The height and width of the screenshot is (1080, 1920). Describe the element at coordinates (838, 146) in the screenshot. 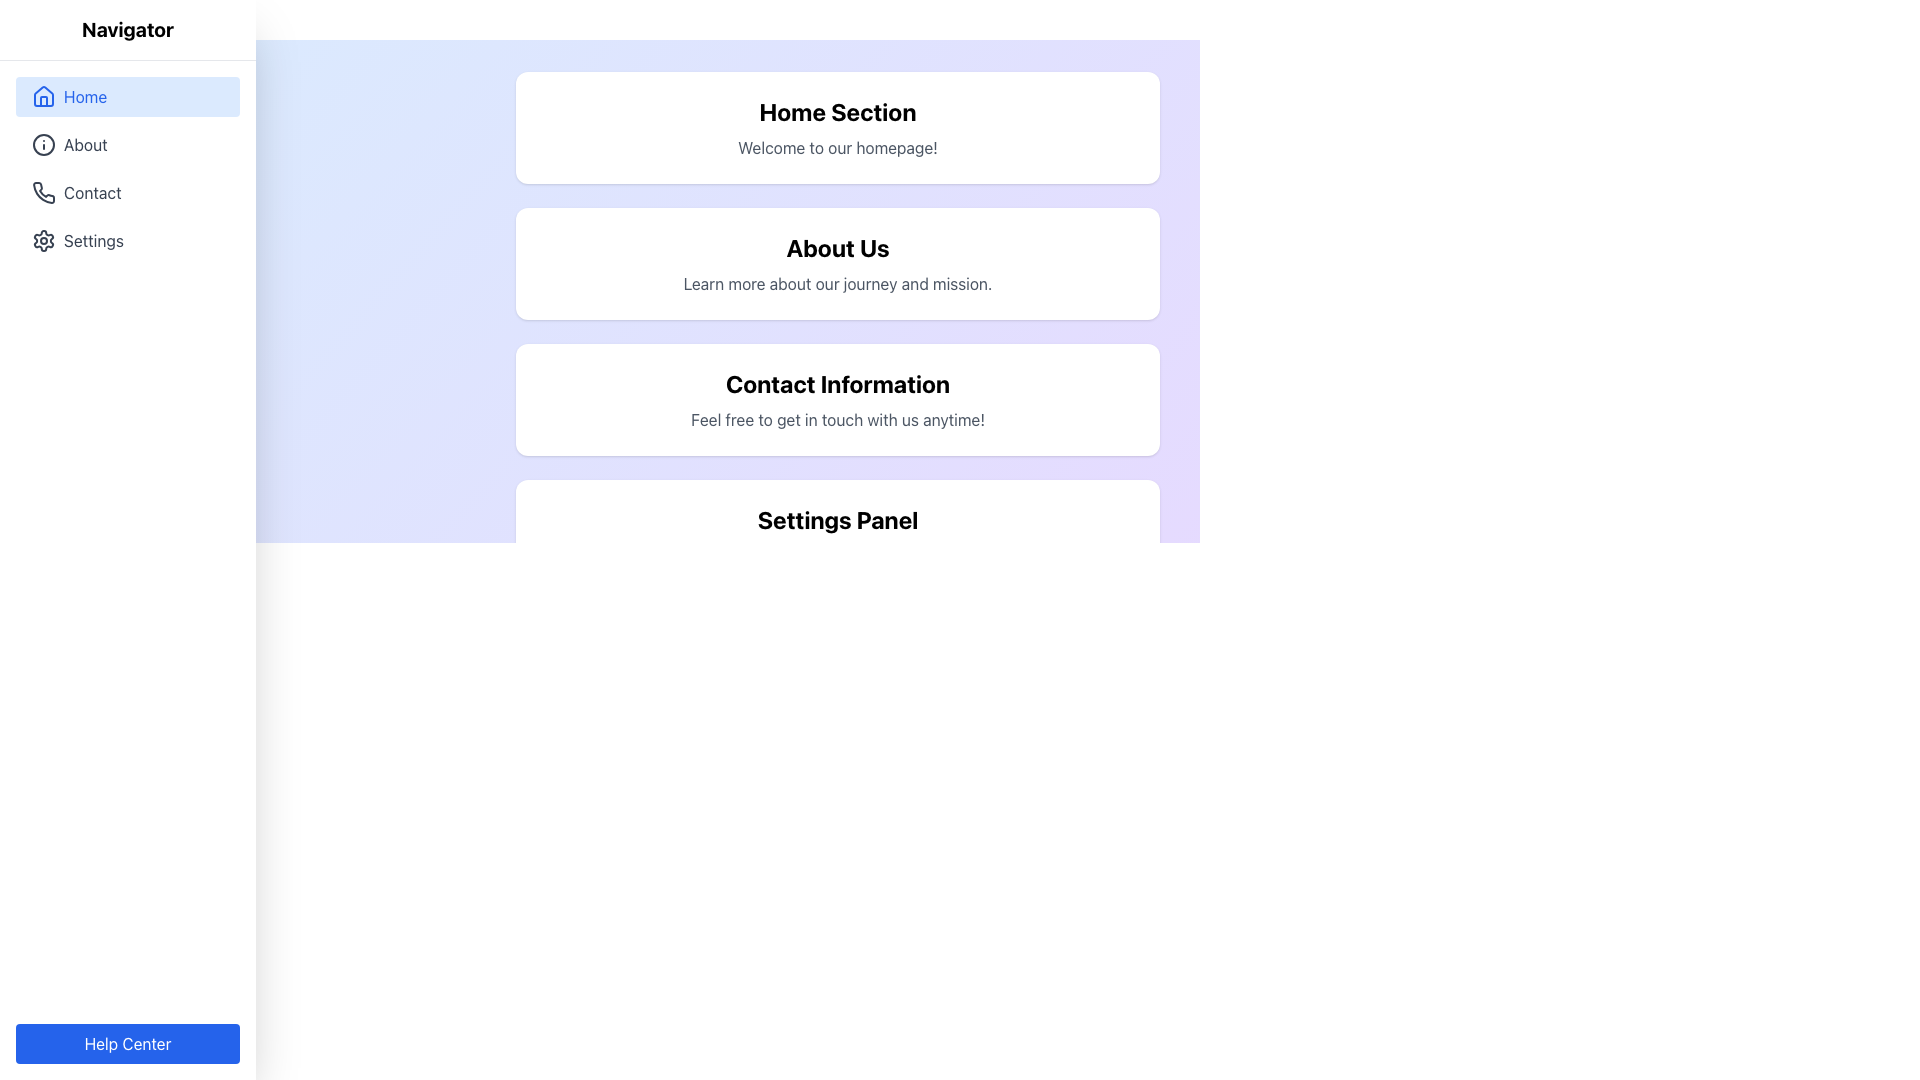

I see `message displayed in the text line saying 'Welcome to our homepage!' which is located in the 'Home Section' box below the title 'Home Section'` at that location.